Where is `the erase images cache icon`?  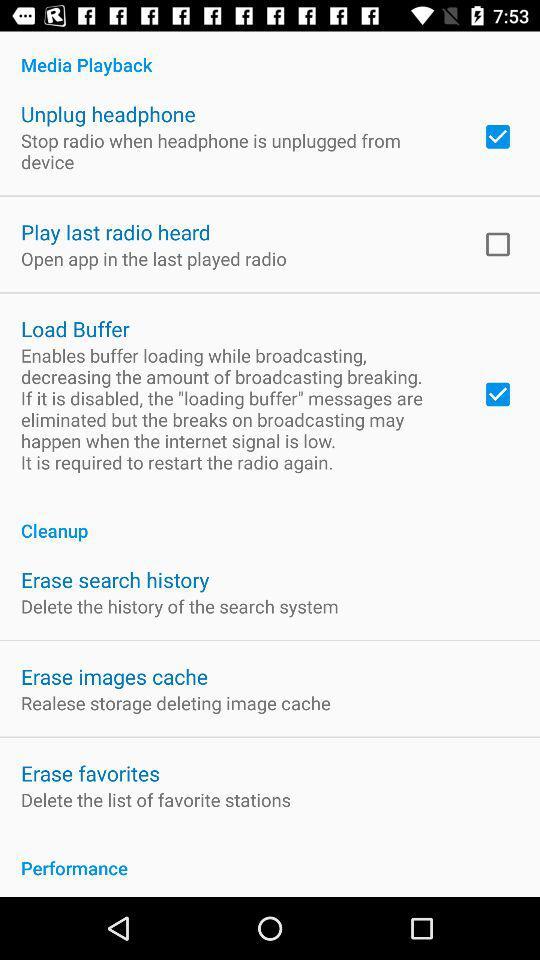
the erase images cache icon is located at coordinates (114, 676).